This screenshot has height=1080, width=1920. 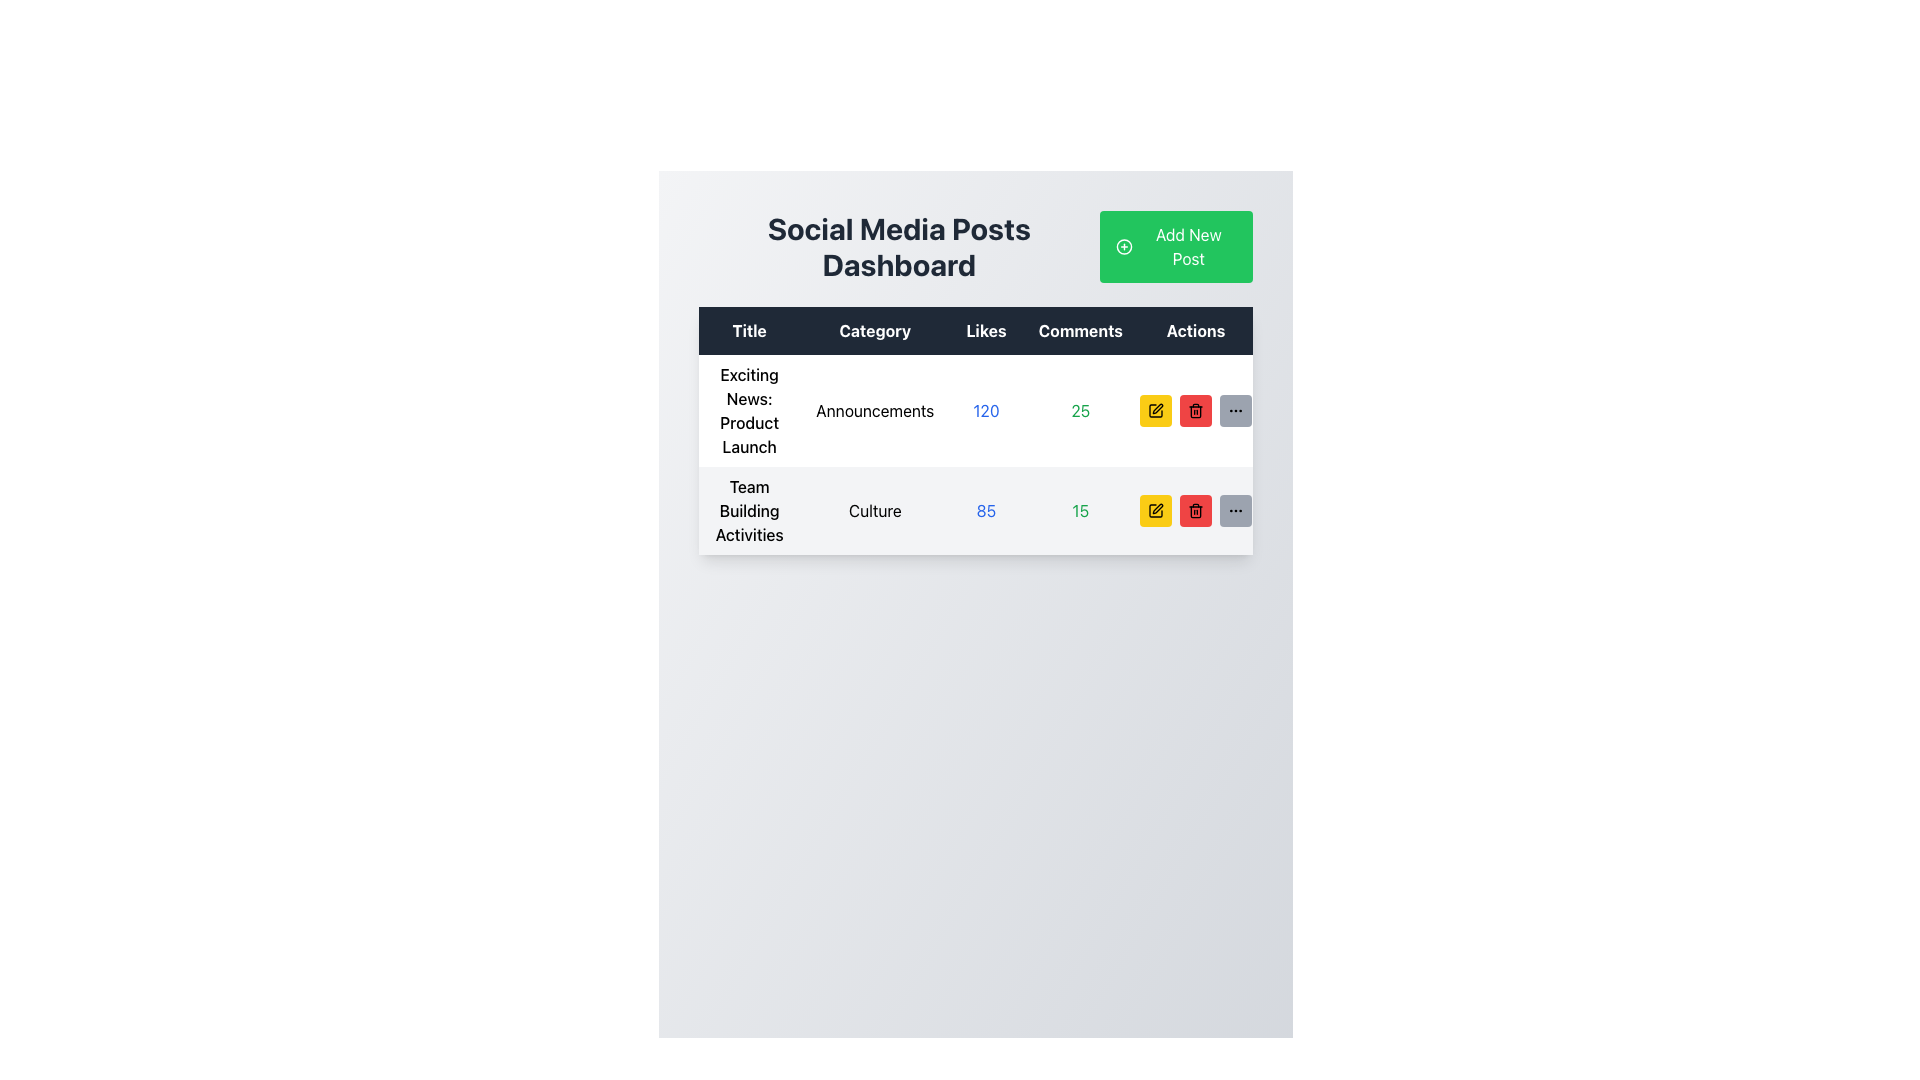 What do you see at coordinates (1156, 509) in the screenshot?
I see `the yellow button with a black pen icon located in the 'Actions' column of the second row to initiate the edit function` at bounding box center [1156, 509].